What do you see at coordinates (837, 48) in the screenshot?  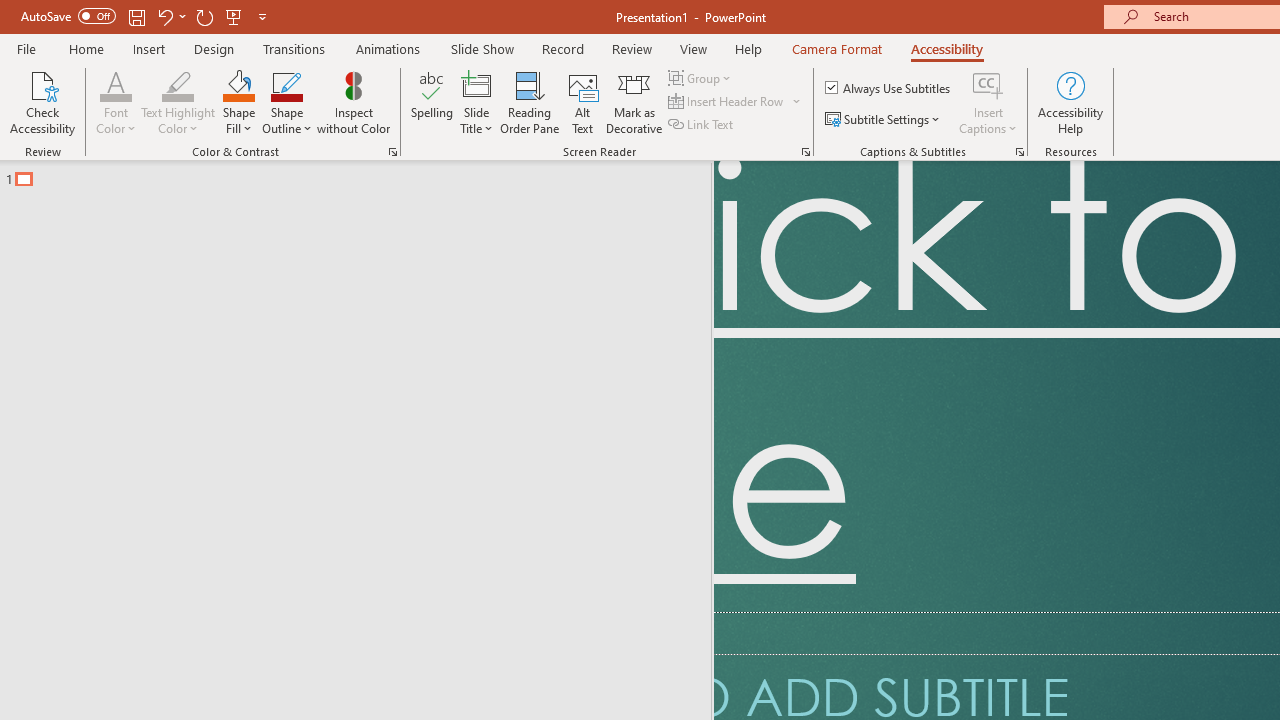 I see `'Camera Format'` at bounding box center [837, 48].